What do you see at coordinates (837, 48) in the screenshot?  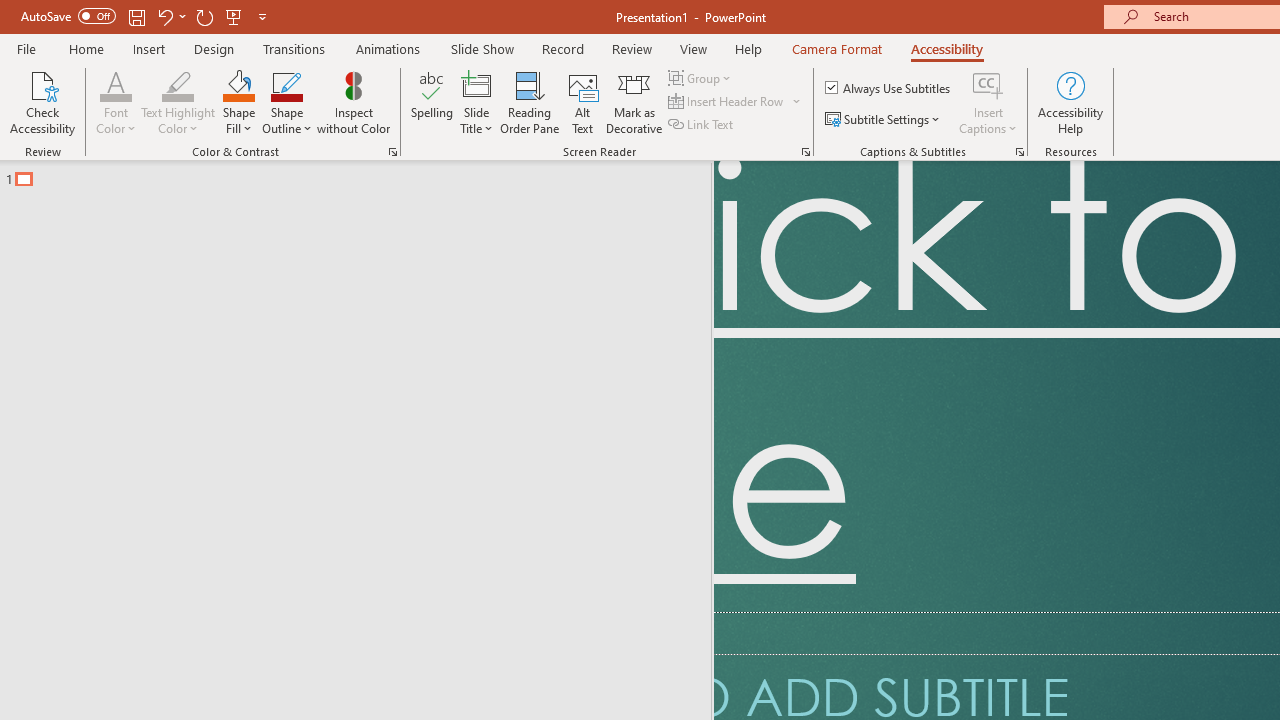 I see `'Camera Format'` at bounding box center [837, 48].